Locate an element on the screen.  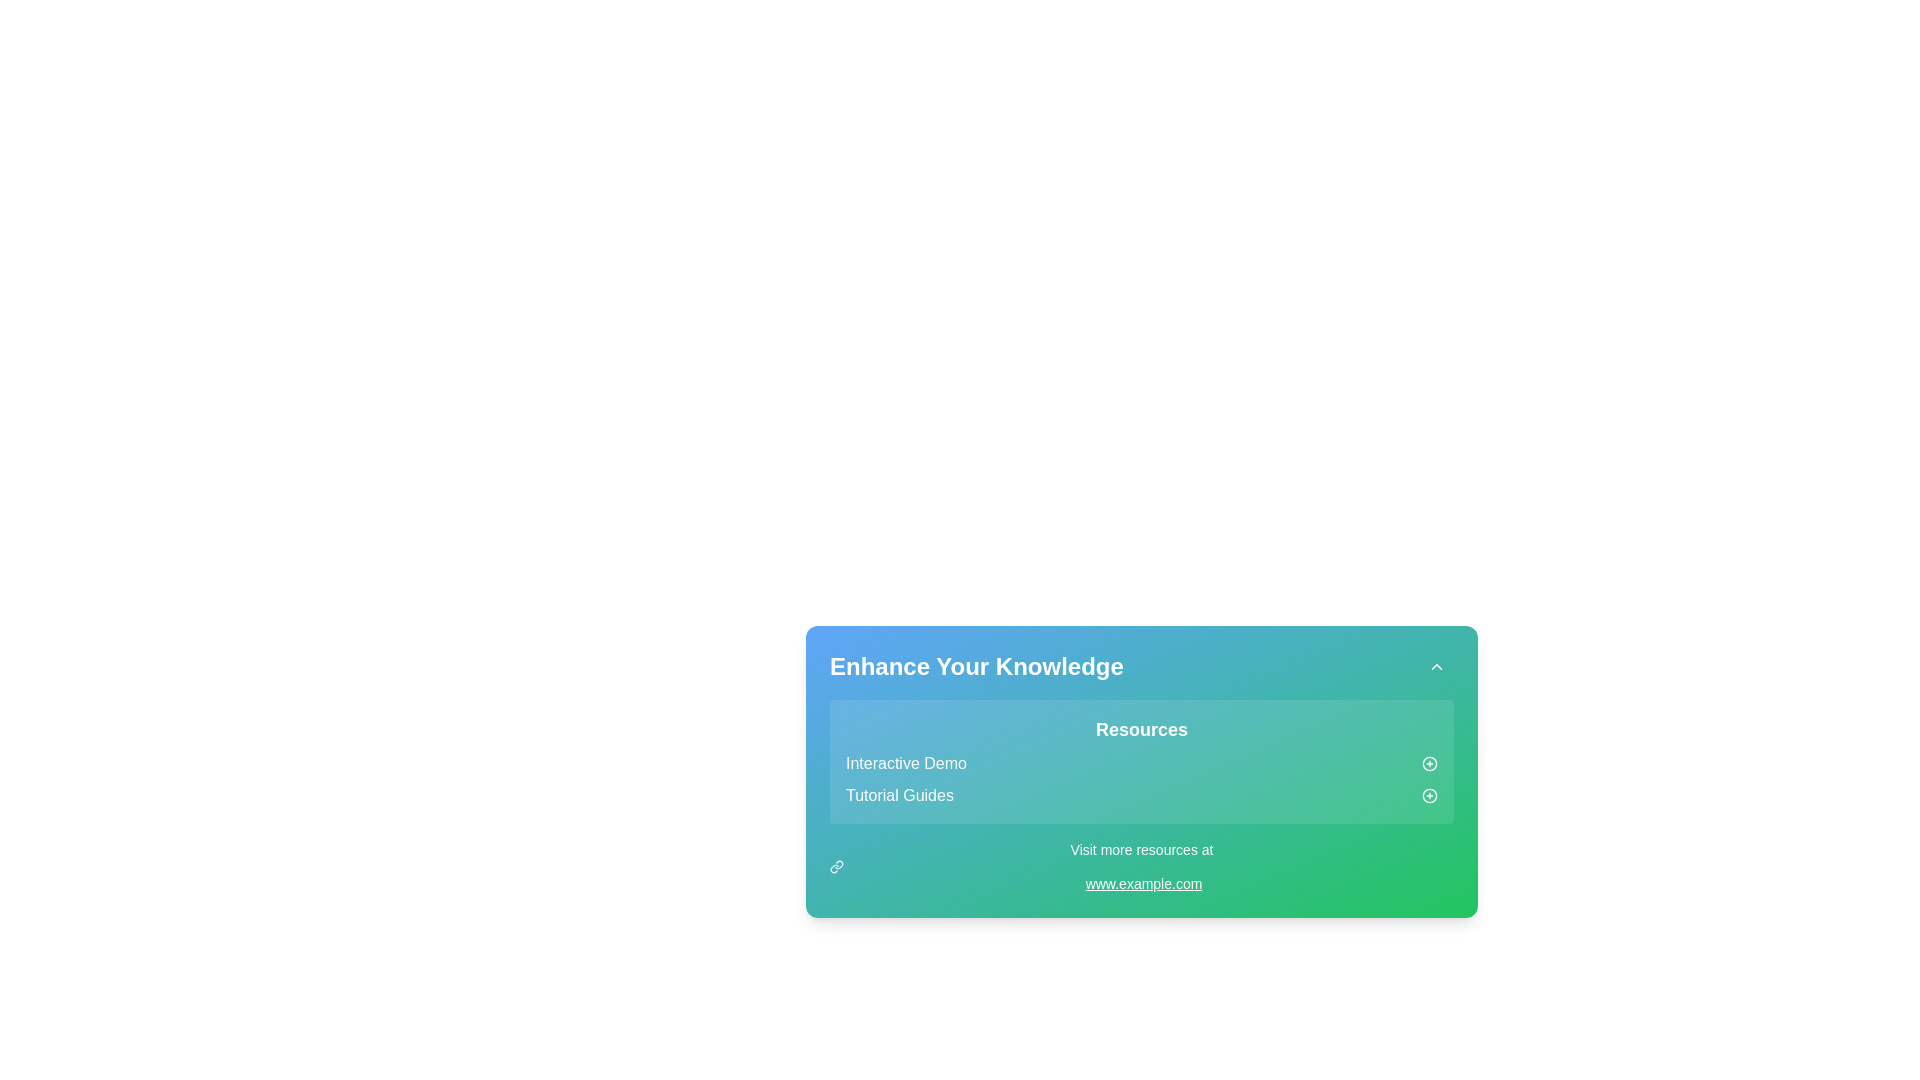
the hyperlink located at the bottom of the 'Enhance Your Knowledge' card, following the phrase 'Visit more resources at' is located at coordinates (1143, 882).